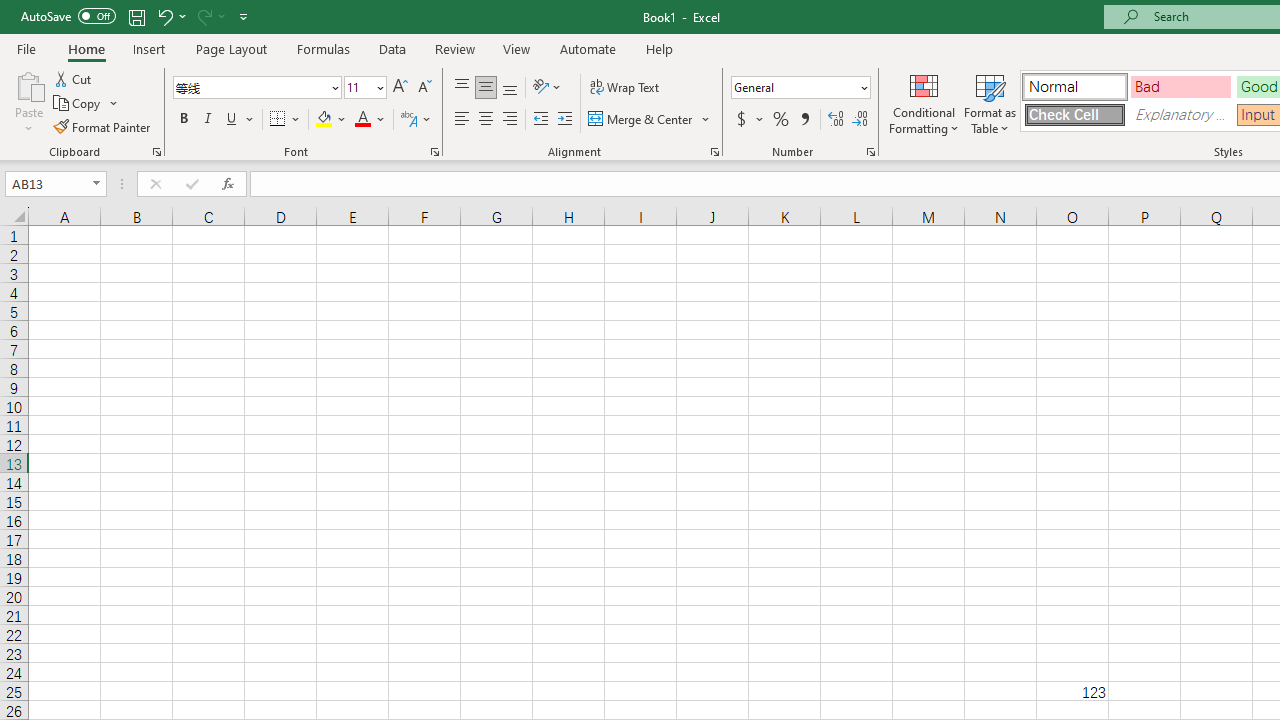 This screenshot has width=1280, height=720. What do you see at coordinates (155, 150) in the screenshot?
I see `'Office Clipboard...'` at bounding box center [155, 150].